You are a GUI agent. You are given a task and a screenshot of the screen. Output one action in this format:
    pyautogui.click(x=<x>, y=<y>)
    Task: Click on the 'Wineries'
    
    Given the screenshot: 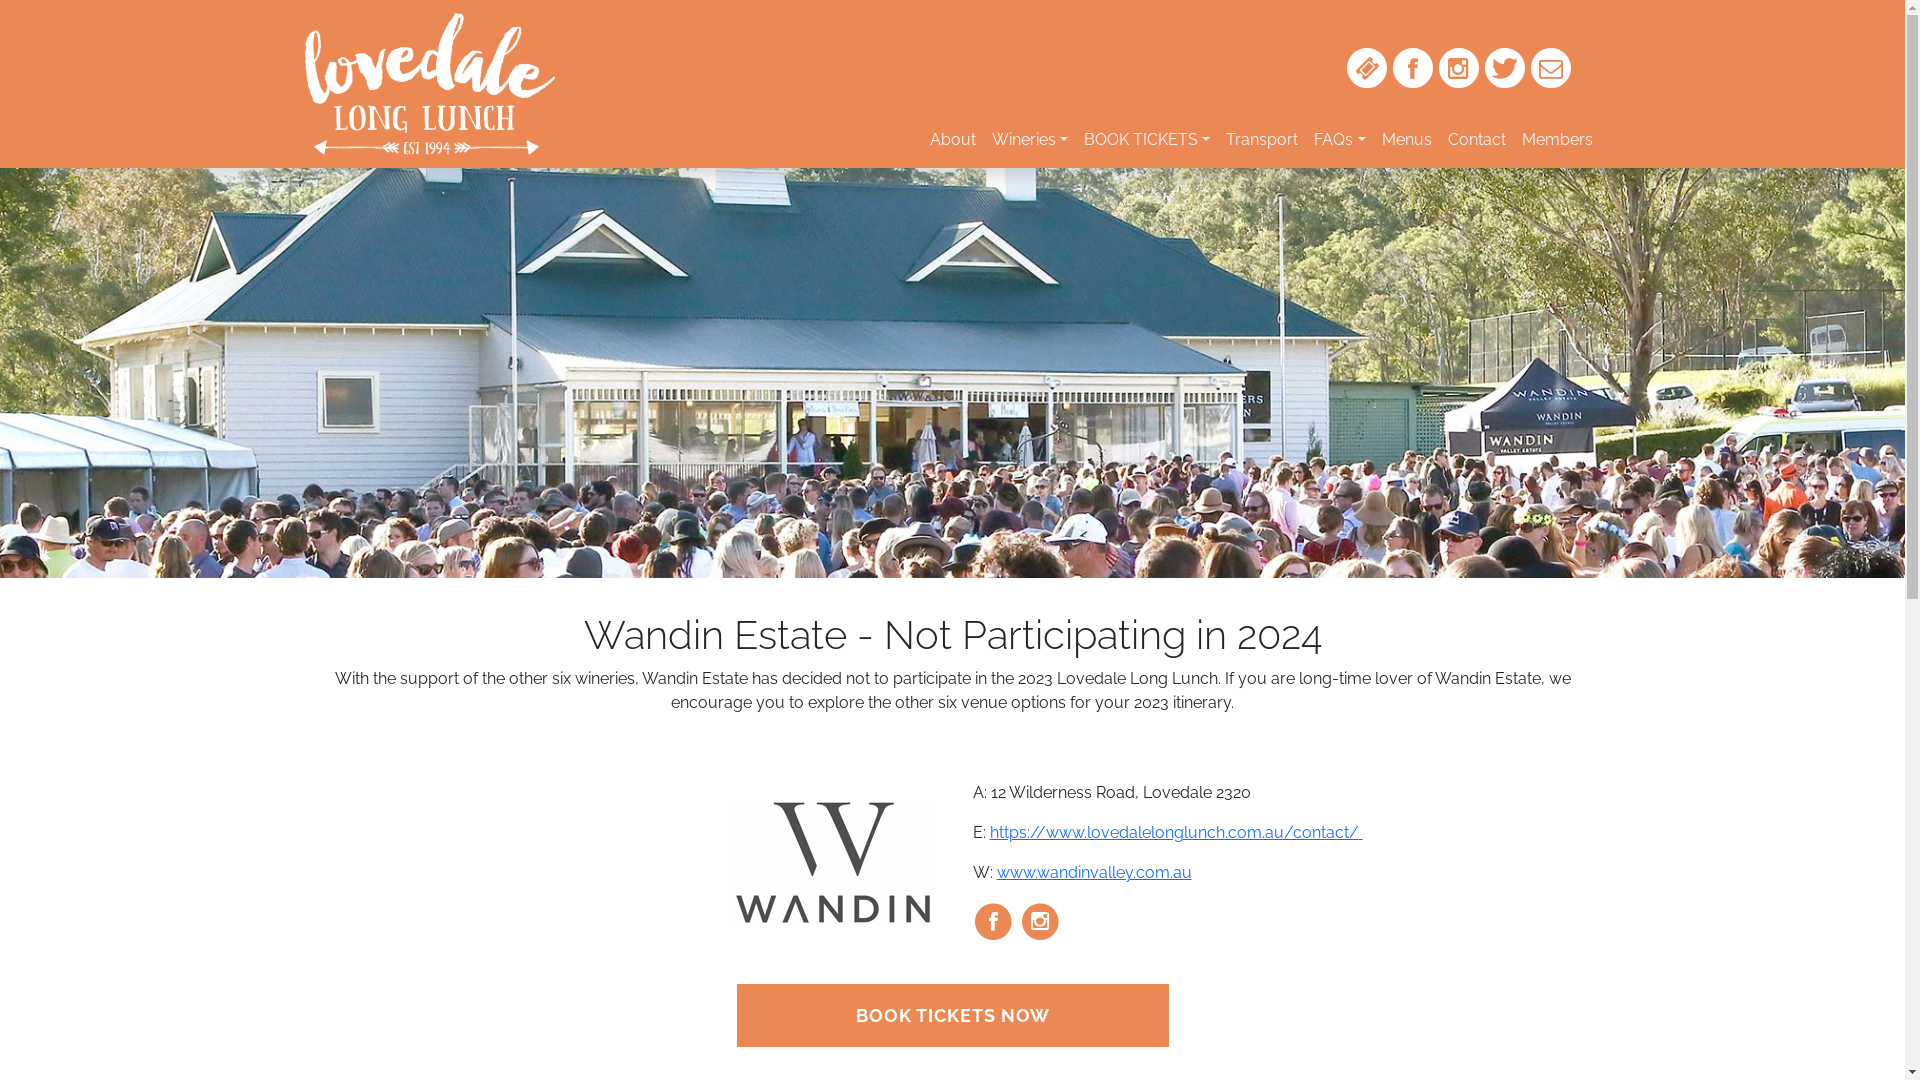 What is the action you would take?
    pyautogui.click(x=1030, y=138)
    